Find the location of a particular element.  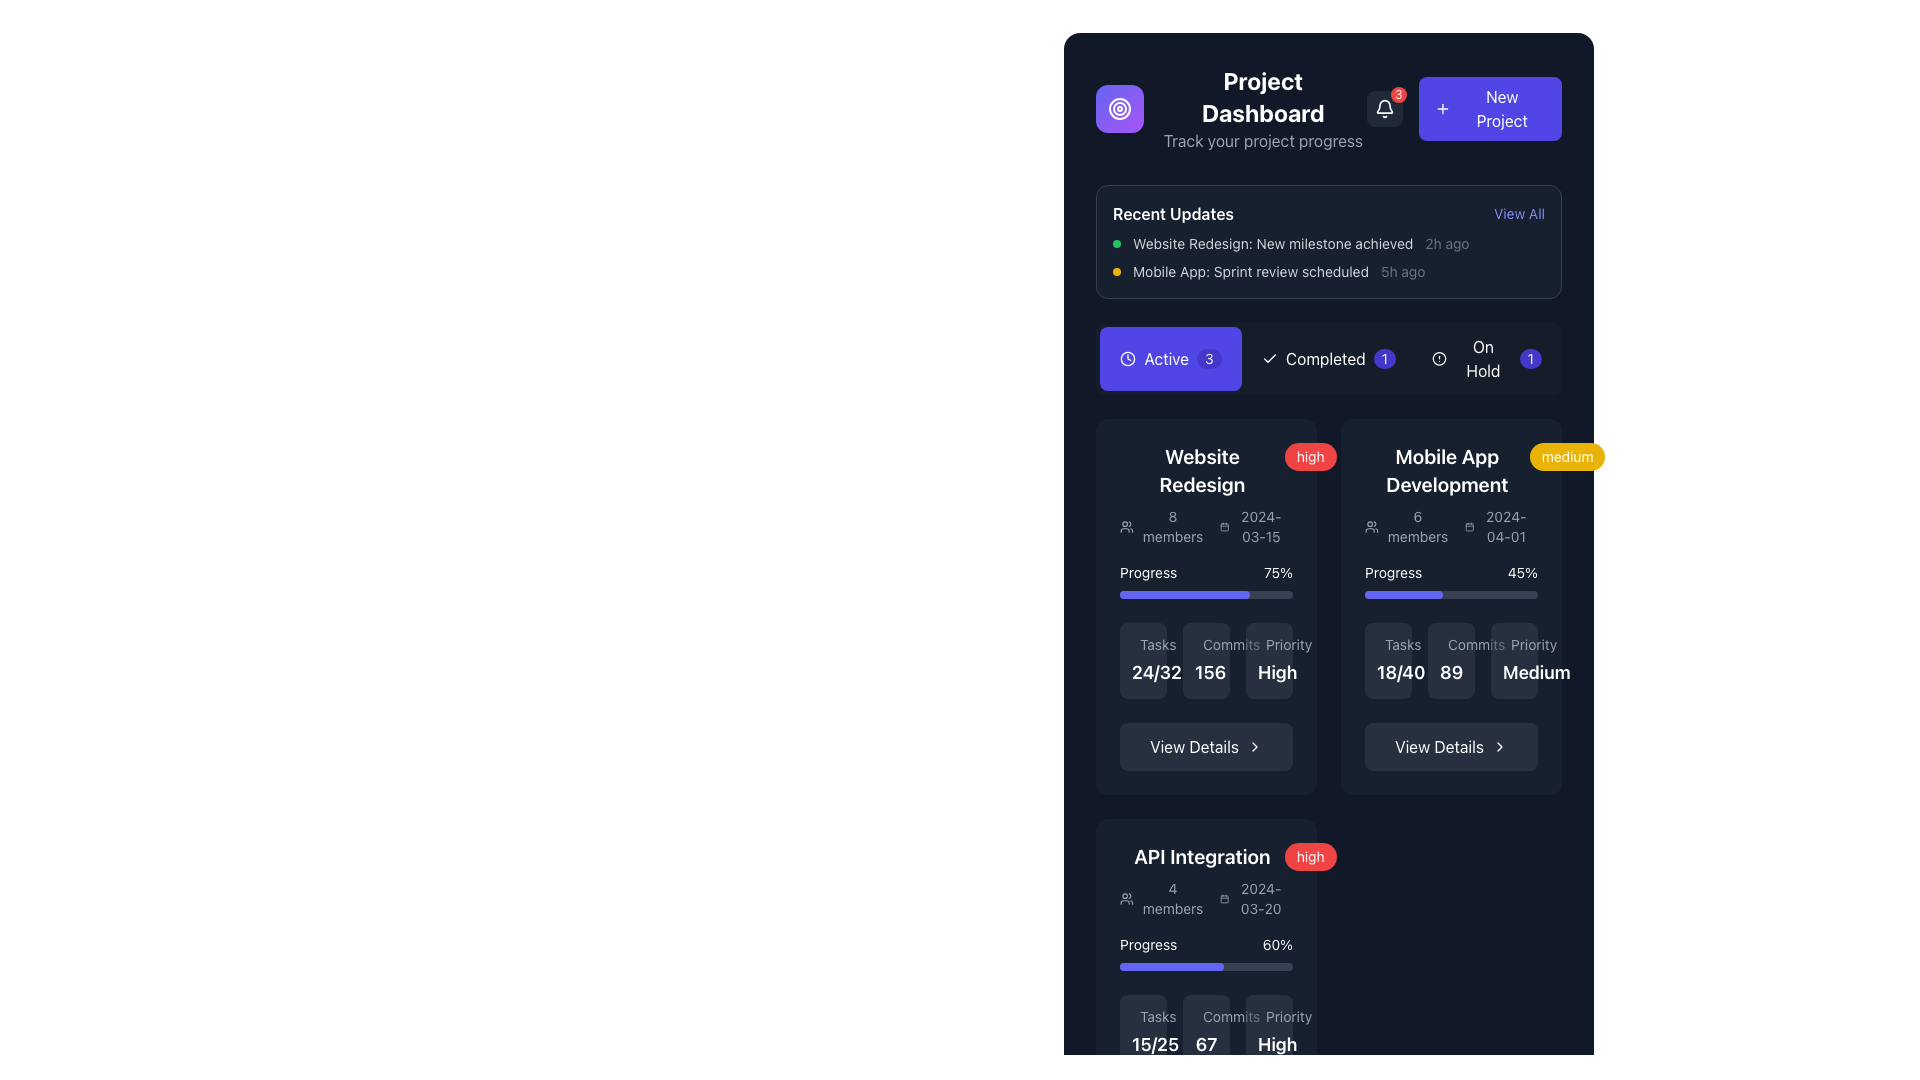

the priority indication label located at the bottom center of the 'Mobile App Development' card, which is directly above the 'Medium' priority level text is located at coordinates (1514, 644).